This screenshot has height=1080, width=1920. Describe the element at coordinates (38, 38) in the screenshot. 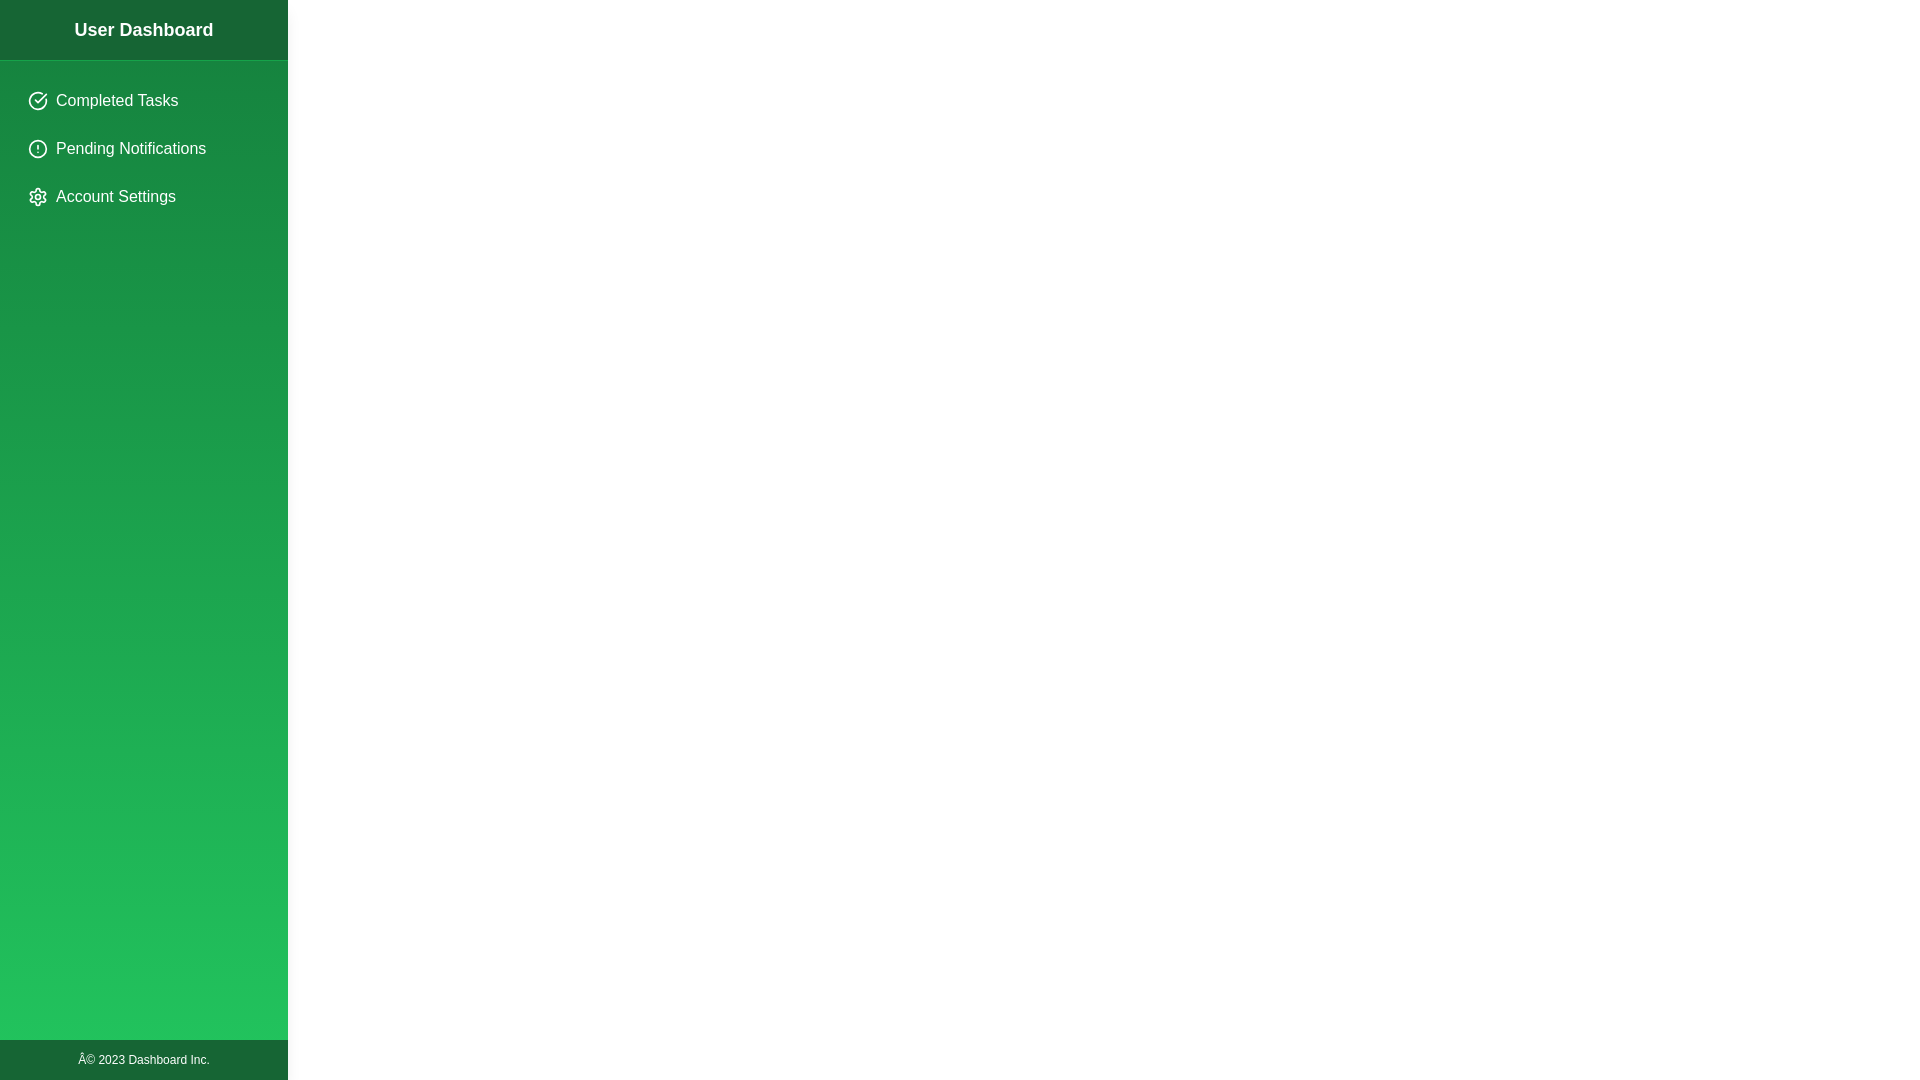

I see `the toggle button located at the top-left corner of the screen to toggle the drawer visibility` at that location.